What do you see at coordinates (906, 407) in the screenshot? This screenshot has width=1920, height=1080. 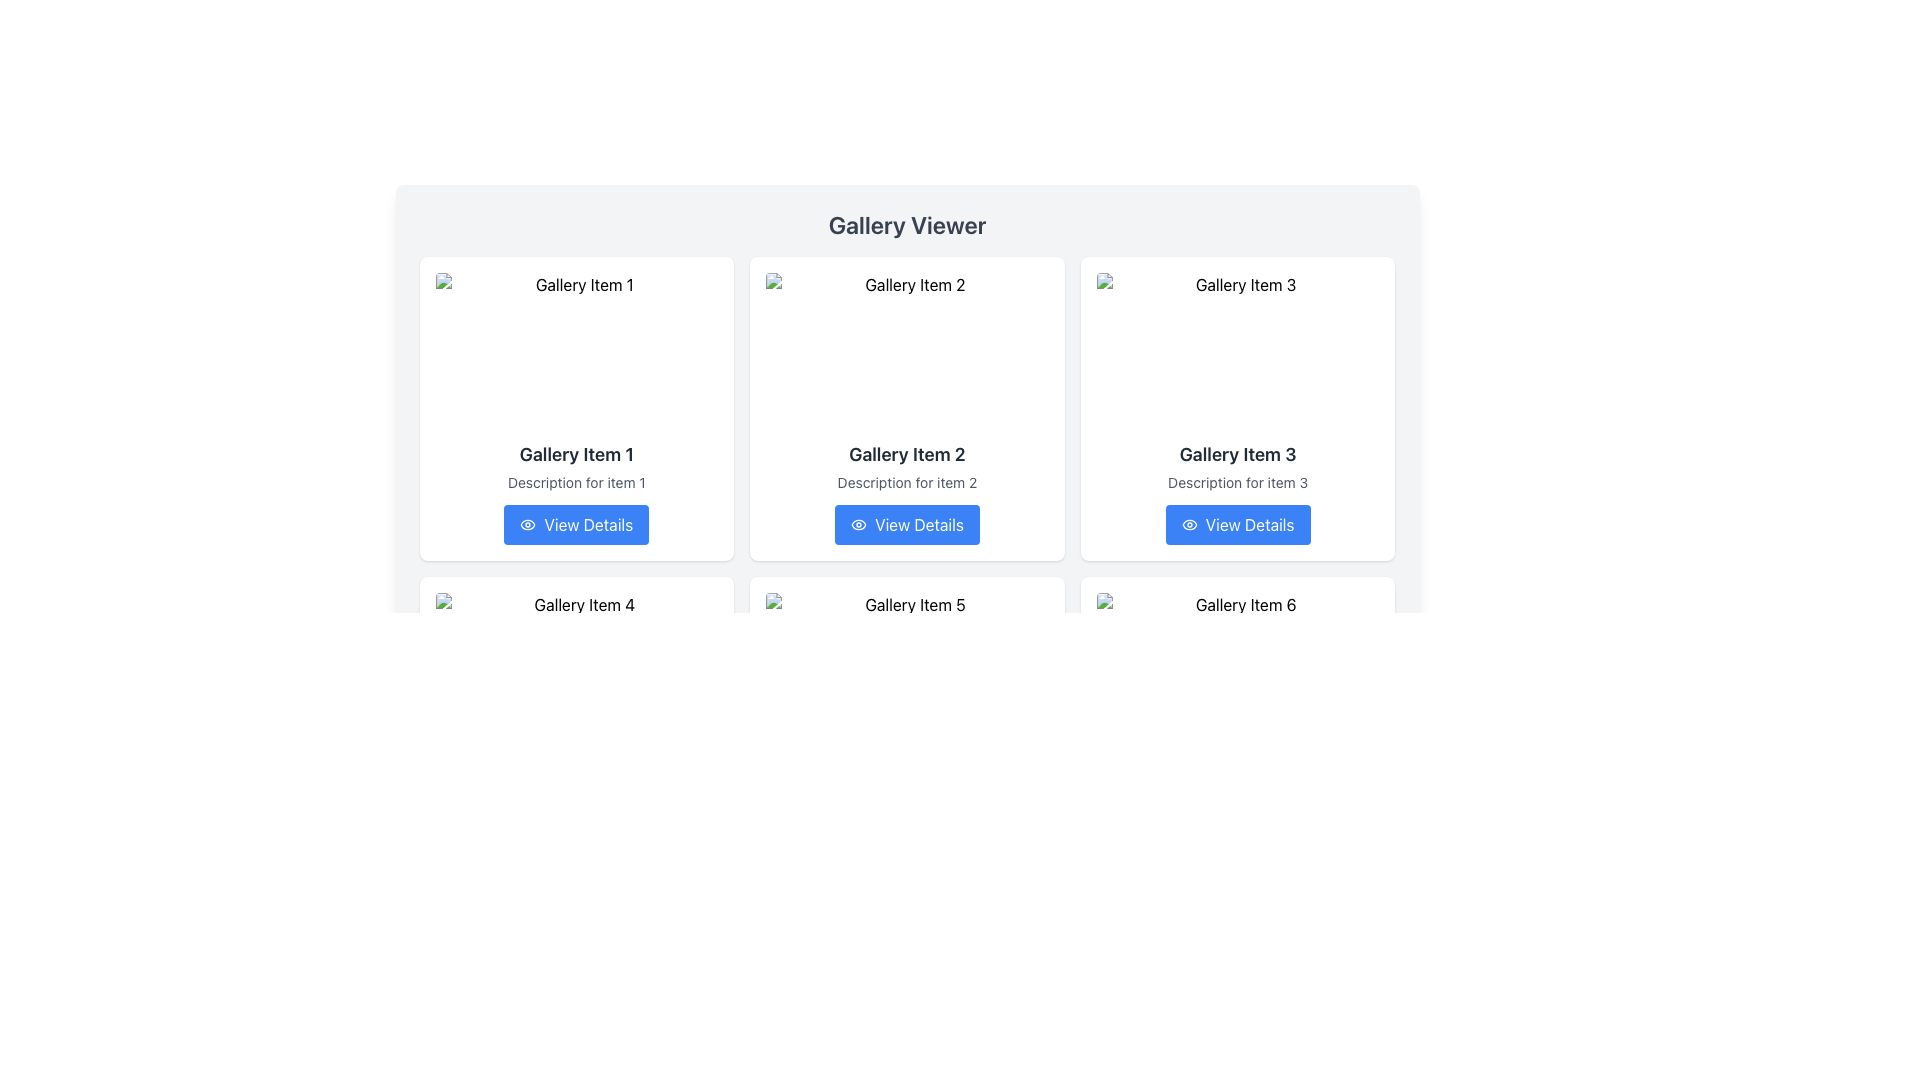 I see `the Card Item labeled 'Gallery Item 2' that has a white background, rounded corners, and a shadow effect, located in the middle column of the top row in the gallery layout` at bounding box center [906, 407].